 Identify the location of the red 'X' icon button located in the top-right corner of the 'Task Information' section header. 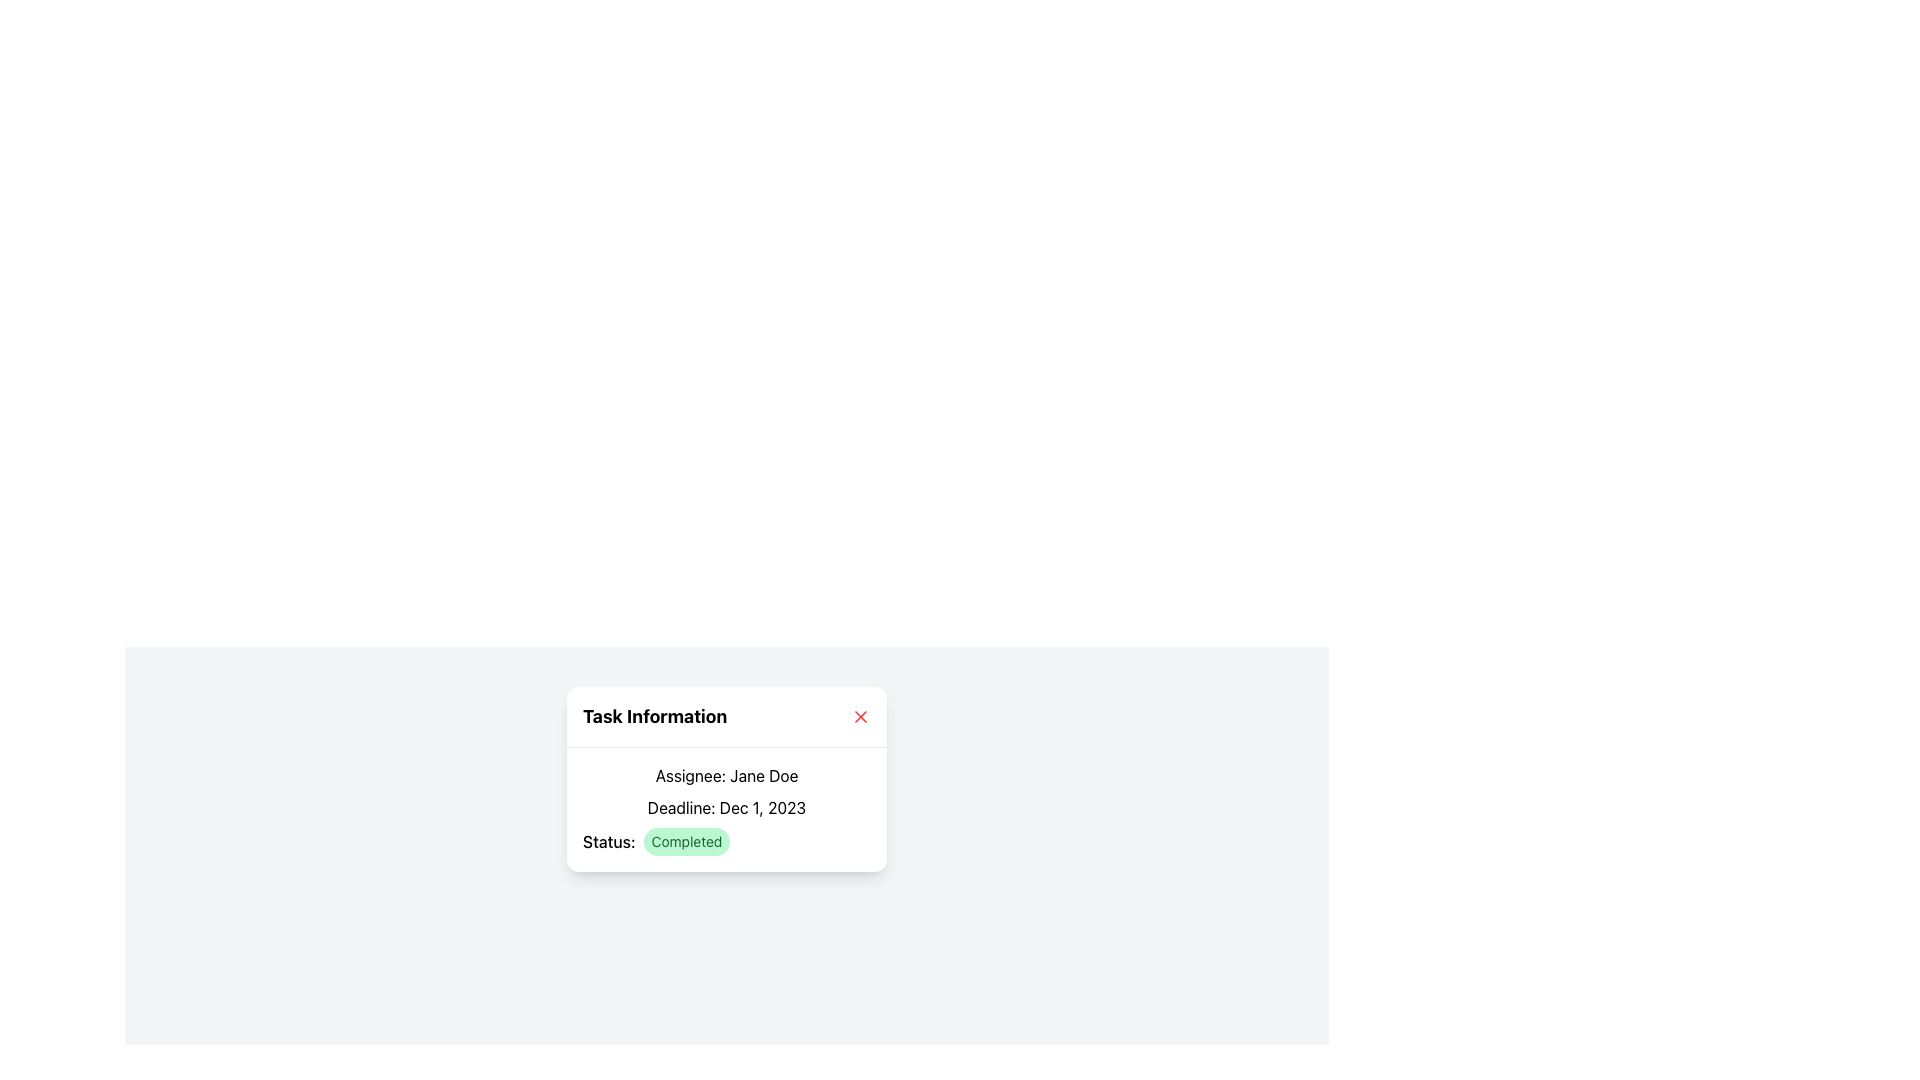
(860, 716).